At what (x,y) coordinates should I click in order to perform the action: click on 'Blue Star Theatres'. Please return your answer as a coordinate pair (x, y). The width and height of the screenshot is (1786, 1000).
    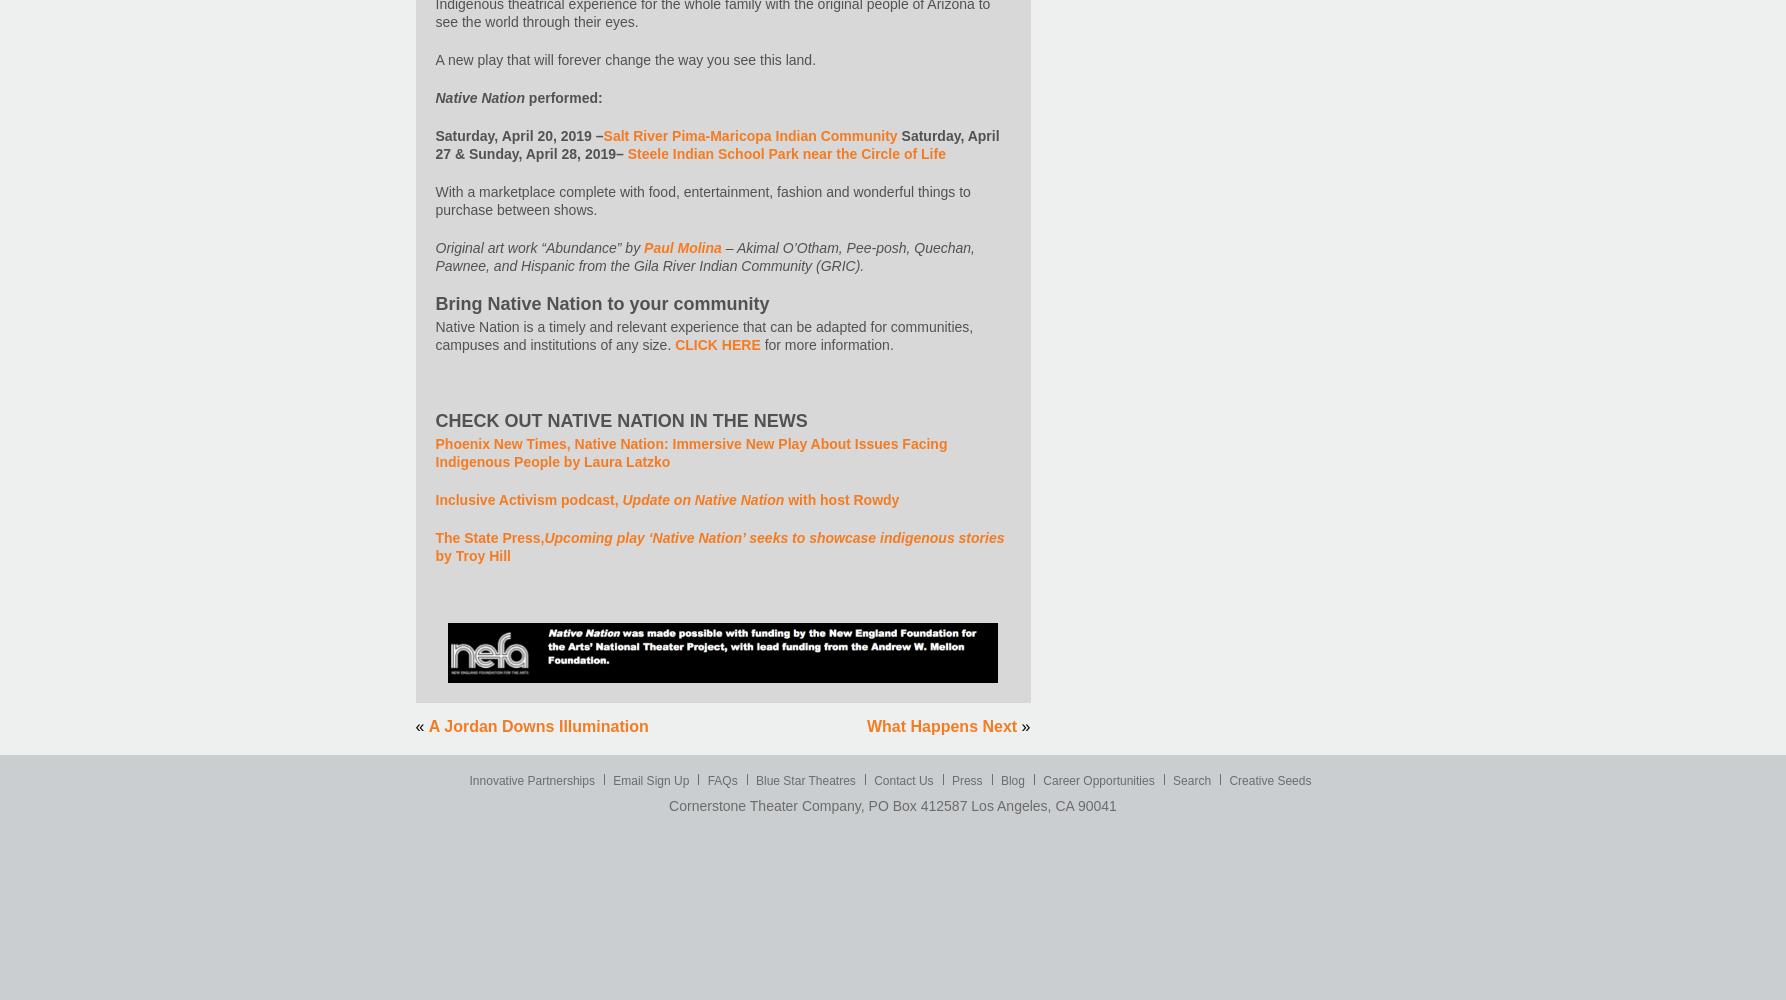
    Looking at the image, I should click on (755, 781).